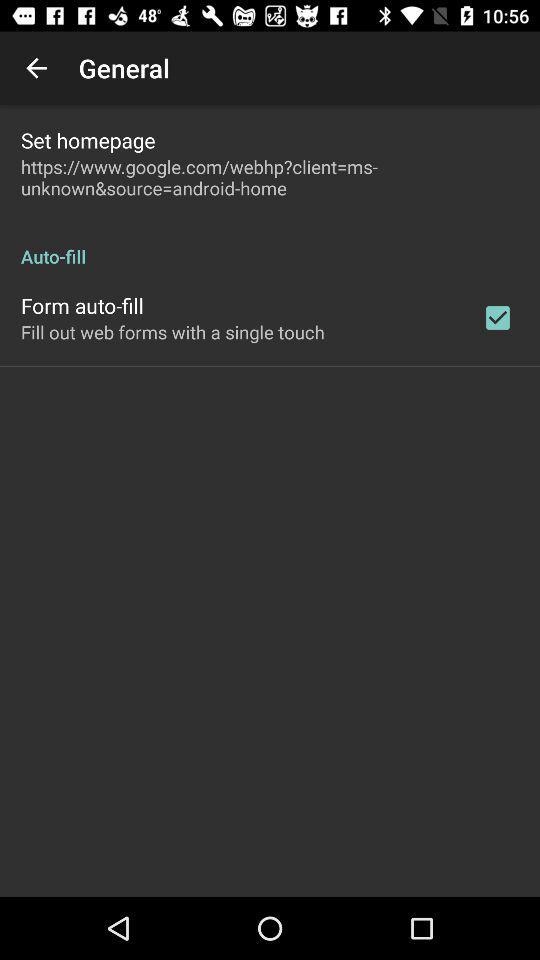  What do you see at coordinates (496, 317) in the screenshot?
I see `the icon at the top right corner` at bounding box center [496, 317].